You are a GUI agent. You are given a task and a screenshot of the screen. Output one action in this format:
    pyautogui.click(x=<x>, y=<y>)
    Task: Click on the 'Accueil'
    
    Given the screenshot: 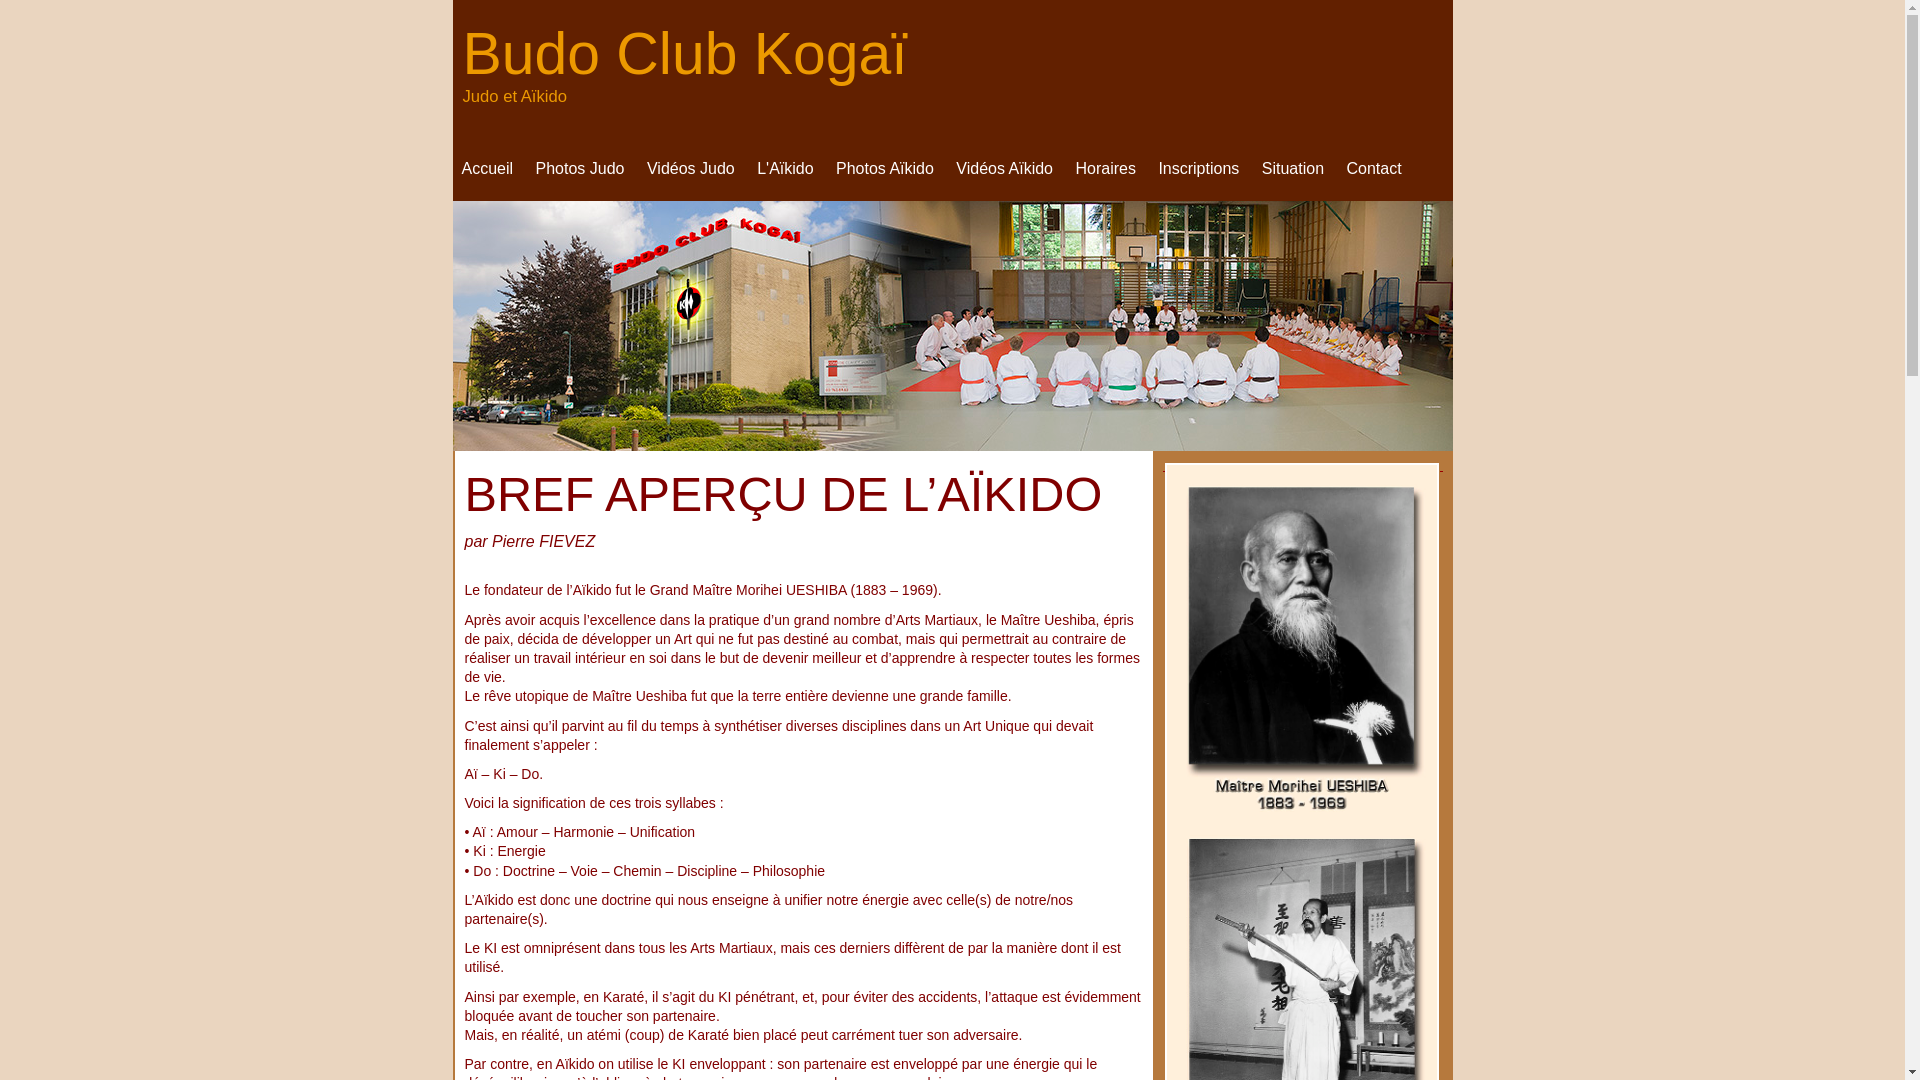 What is the action you would take?
    pyautogui.click(x=486, y=163)
    